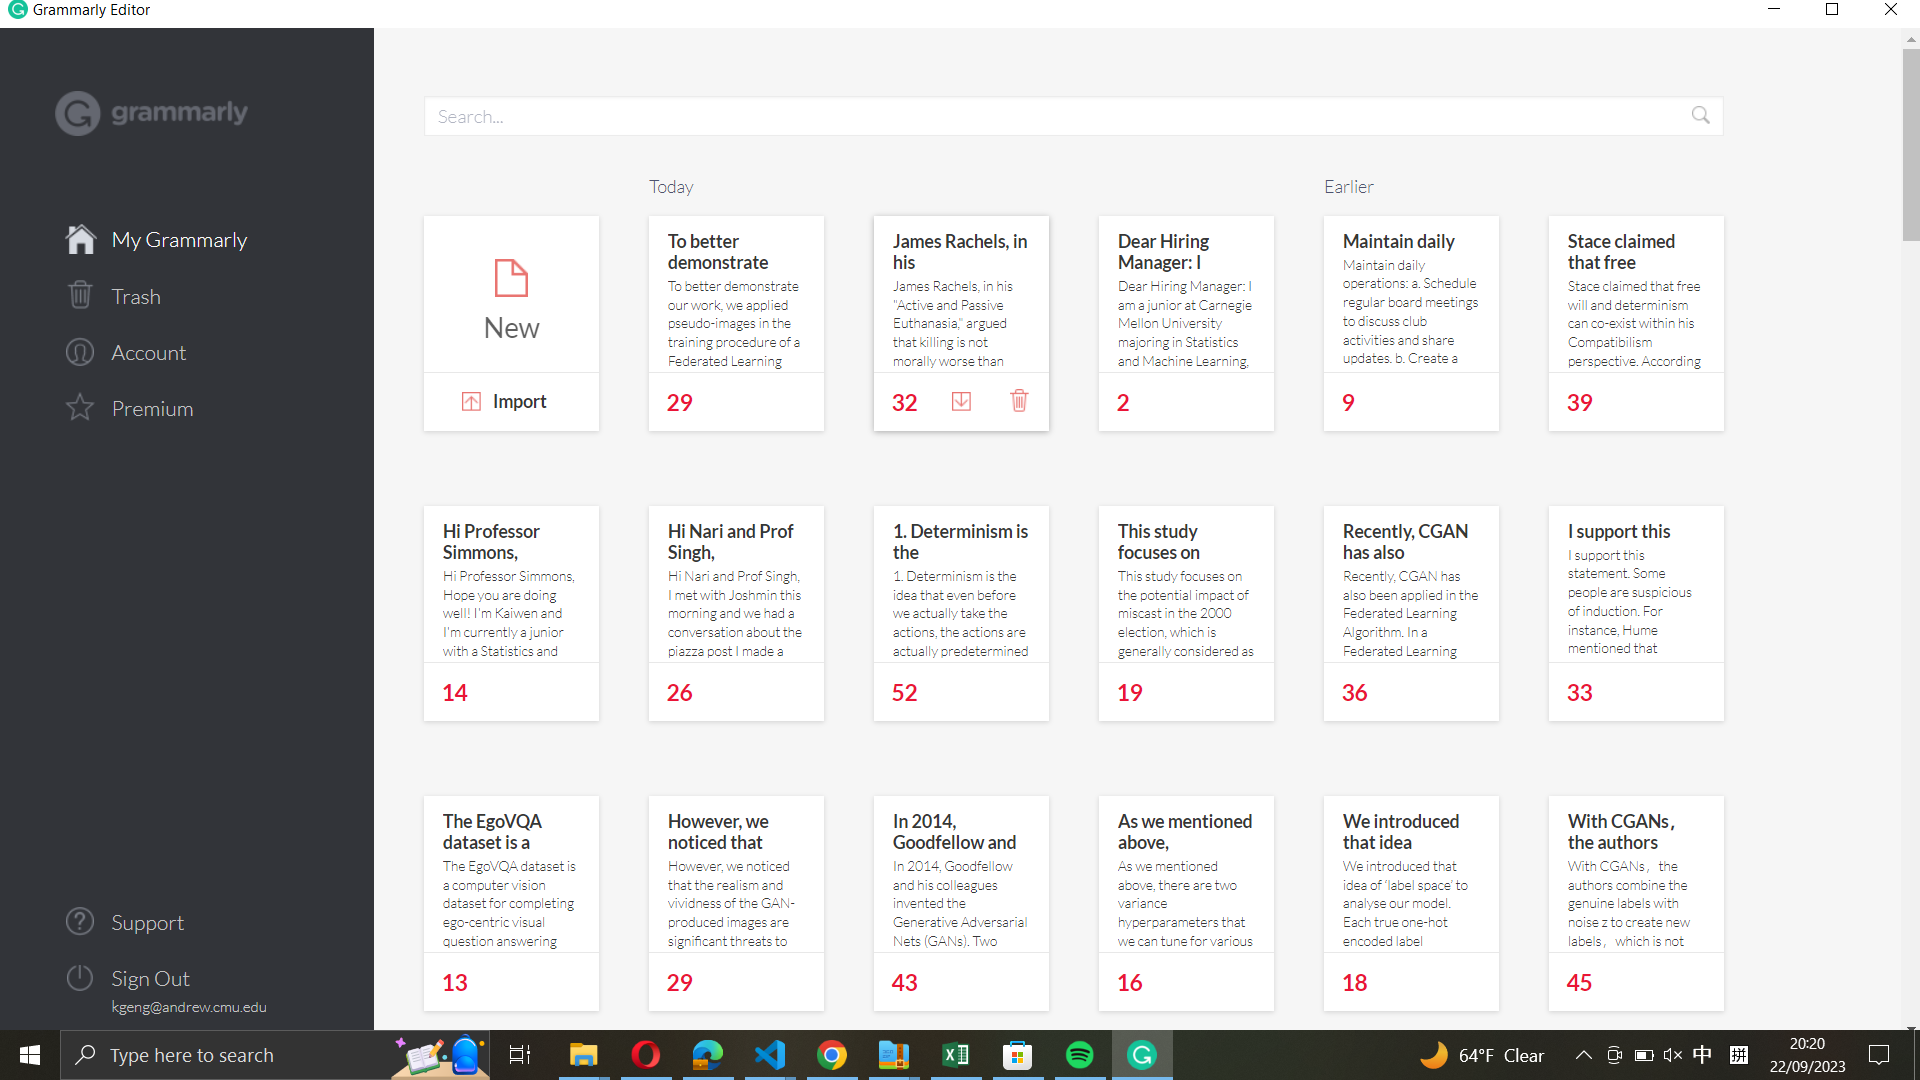  Describe the element at coordinates (734, 293) in the screenshot. I see `Browse "Note Better Demonstrate" document` at that location.